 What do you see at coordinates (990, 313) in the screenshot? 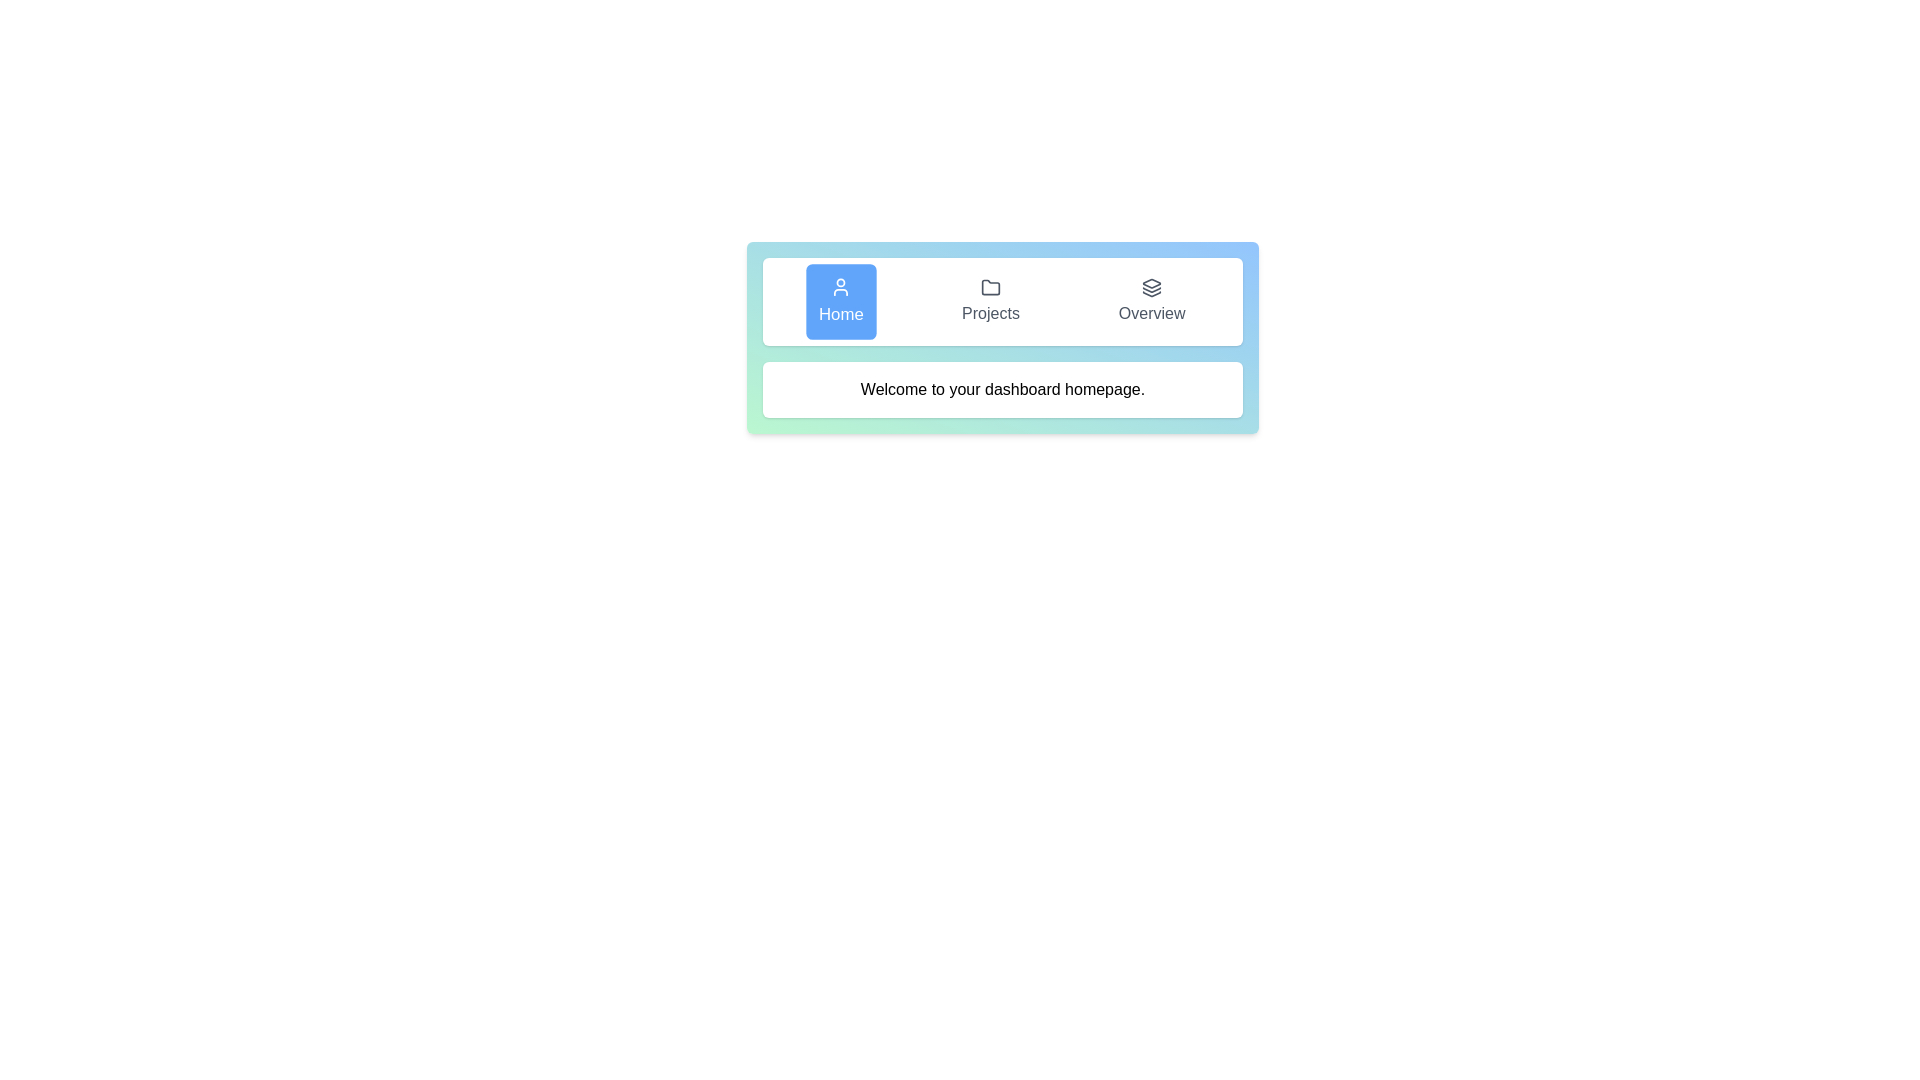
I see `the 'Projects' text label in the navigation interface, which is styled with a medium font weight and accompanied by a folder icon above it` at bounding box center [990, 313].